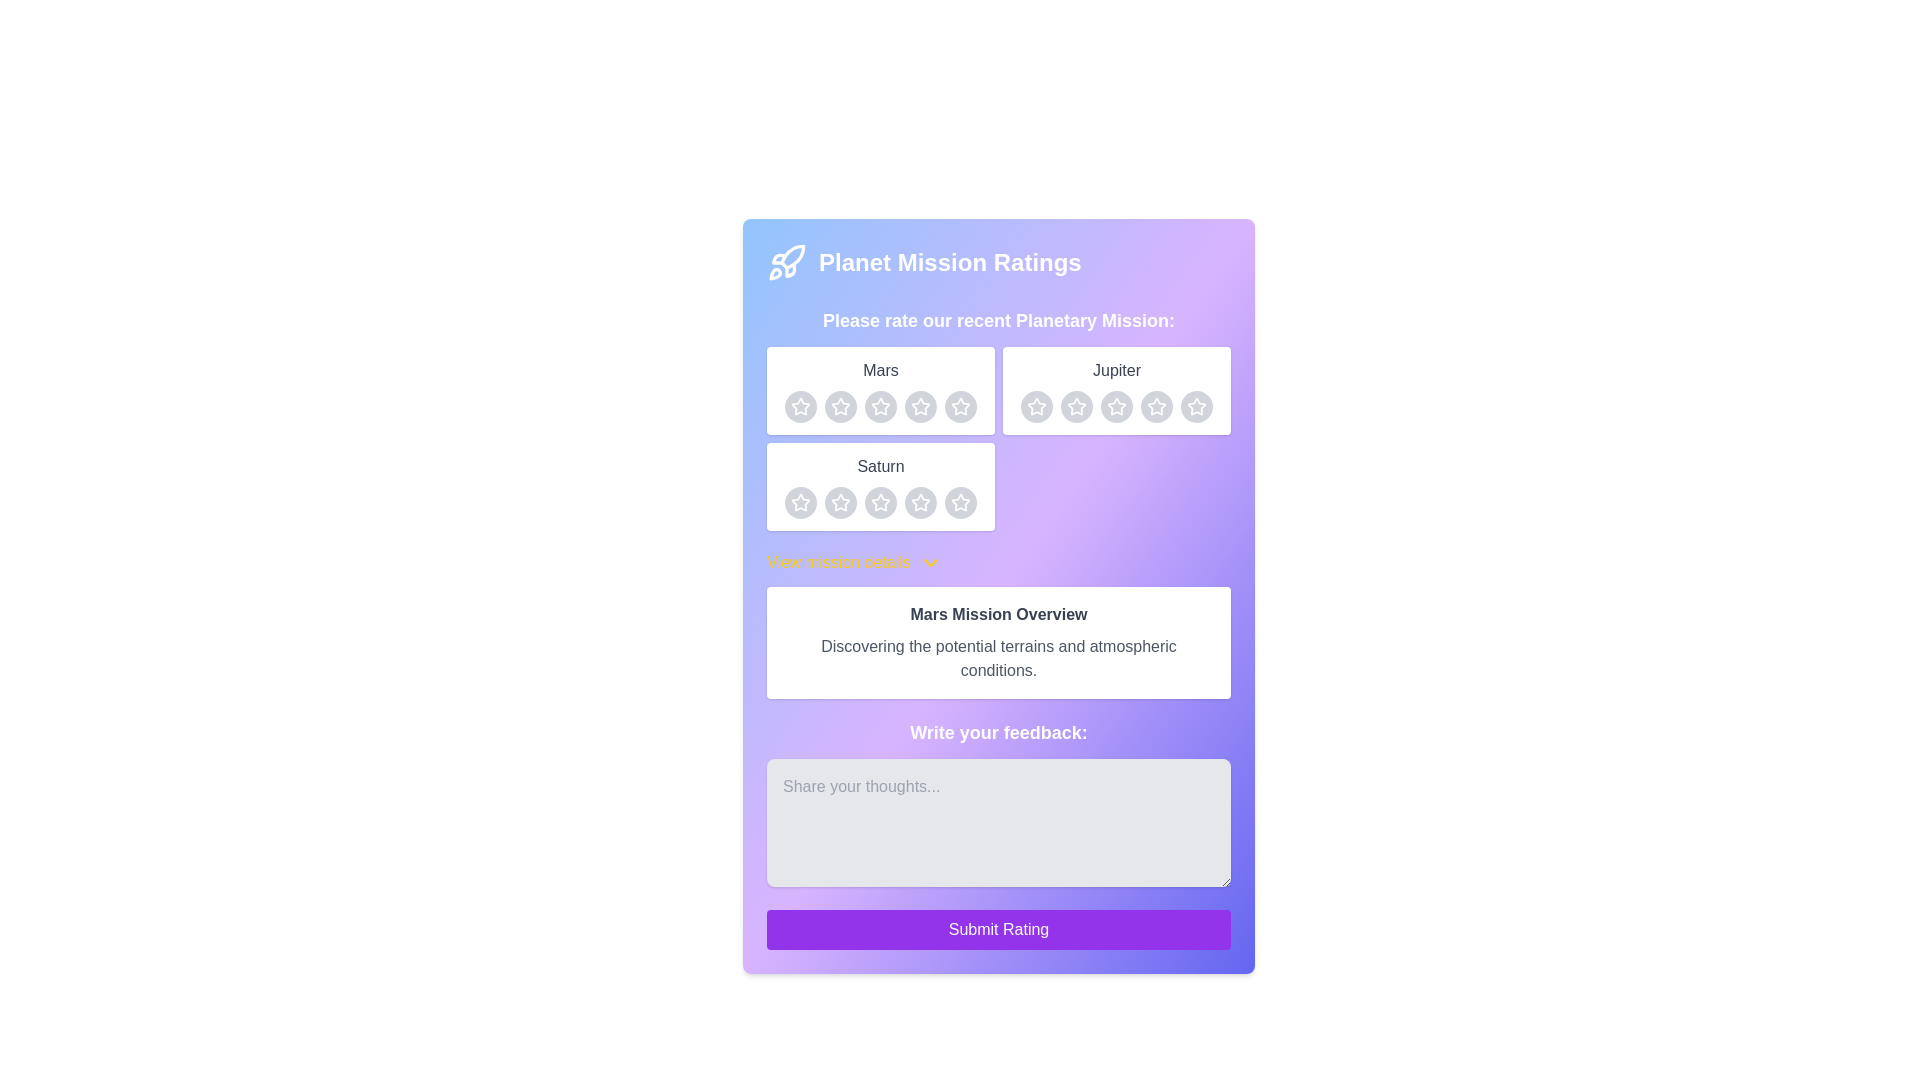  What do you see at coordinates (920, 501) in the screenshot?
I see `the third star icon in the rating section for 'Saturn' to rate it as 3 stars` at bounding box center [920, 501].